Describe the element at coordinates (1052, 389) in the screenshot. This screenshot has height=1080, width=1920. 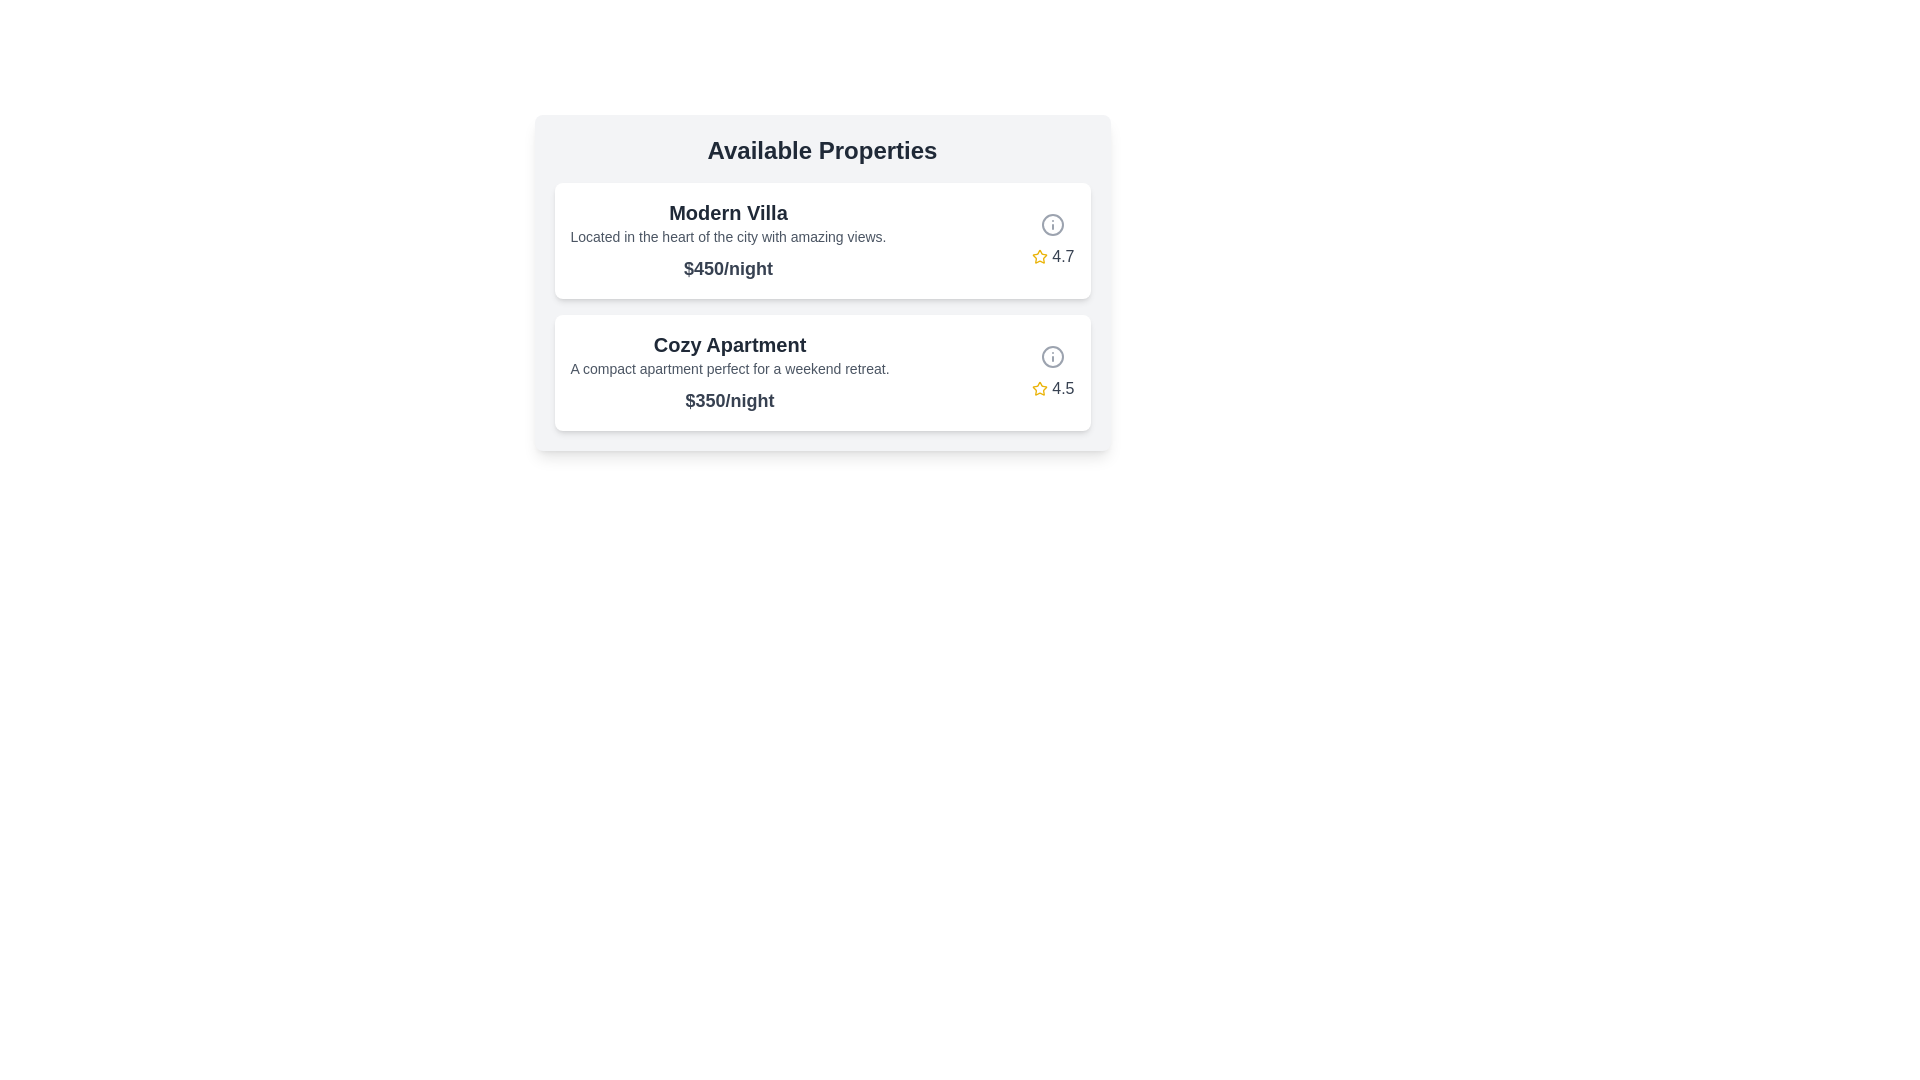
I see `rating value displayed in the star rating of the 'Cozy Apartment', which shows a score of '4.5'` at that location.